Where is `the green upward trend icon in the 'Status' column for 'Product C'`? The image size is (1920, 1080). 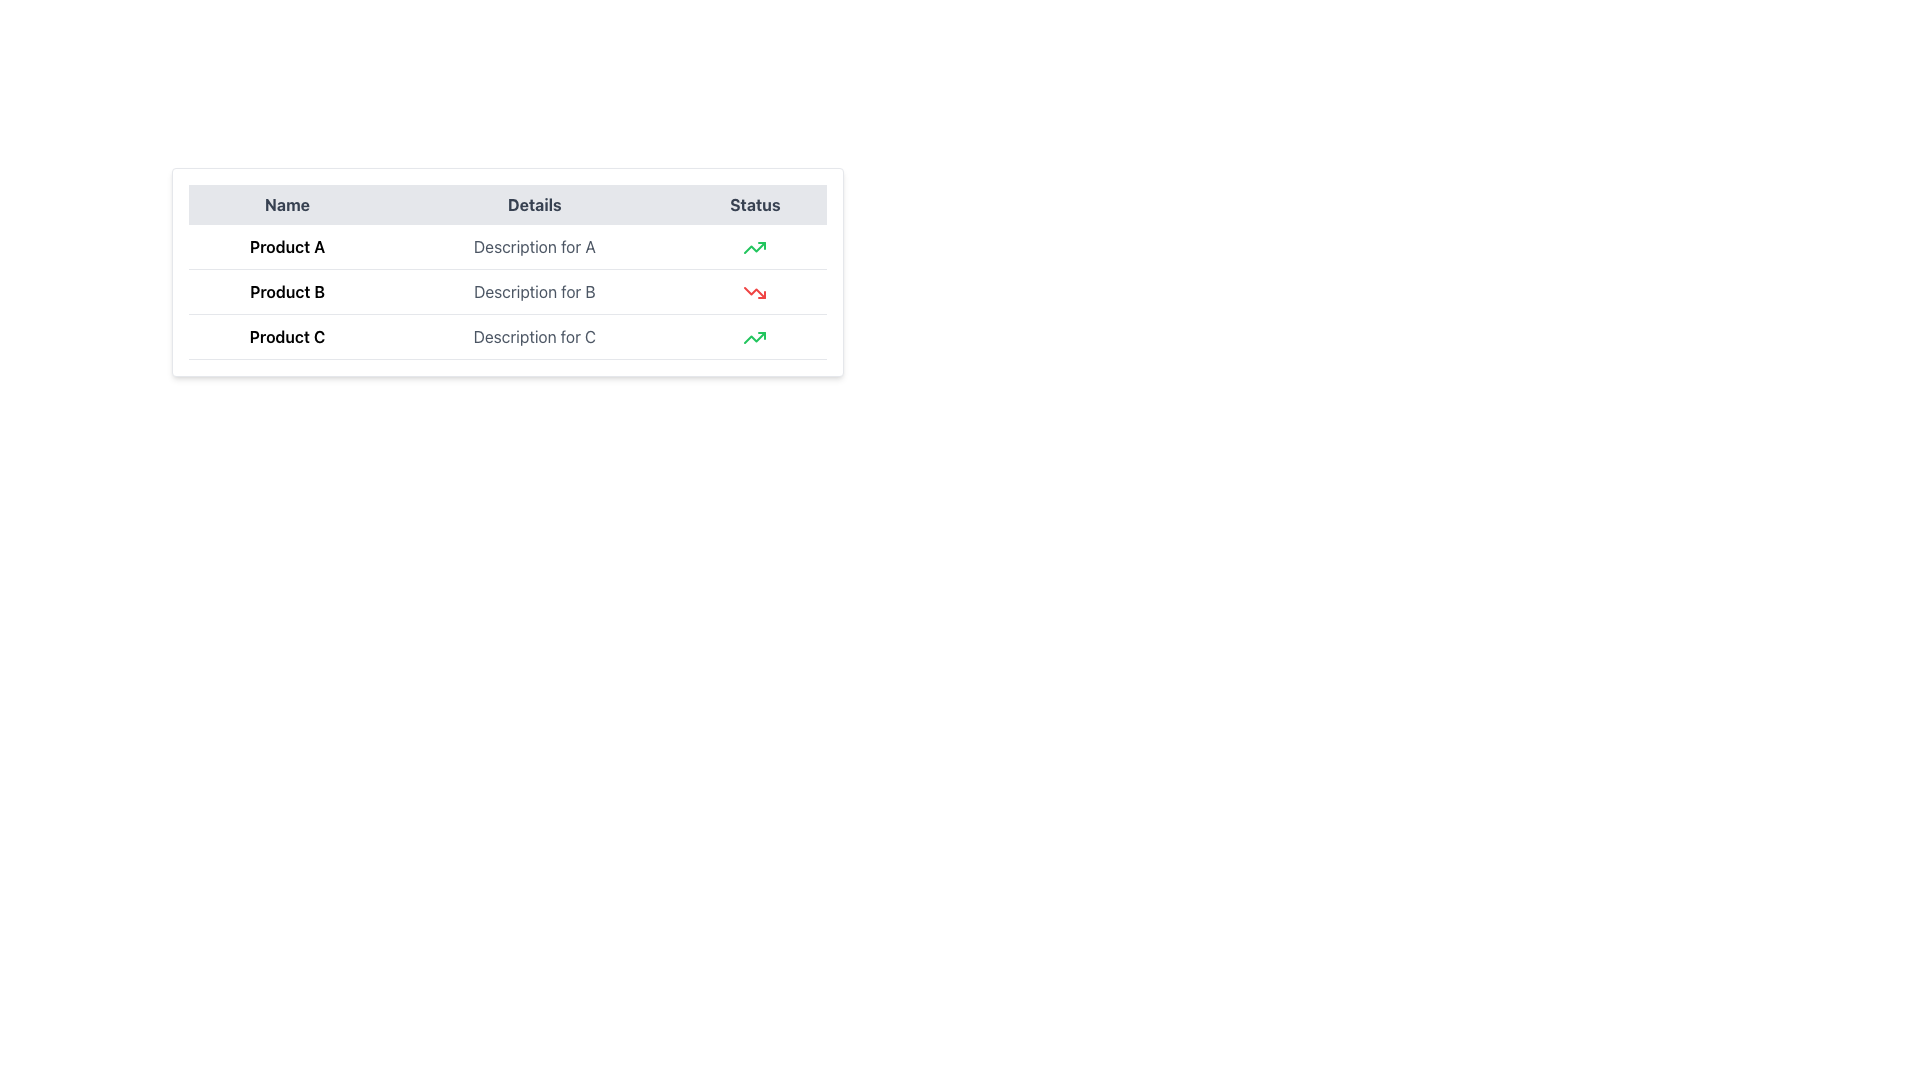 the green upward trend icon in the 'Status' column for 'Product C' is located at coordinates (754, 247).